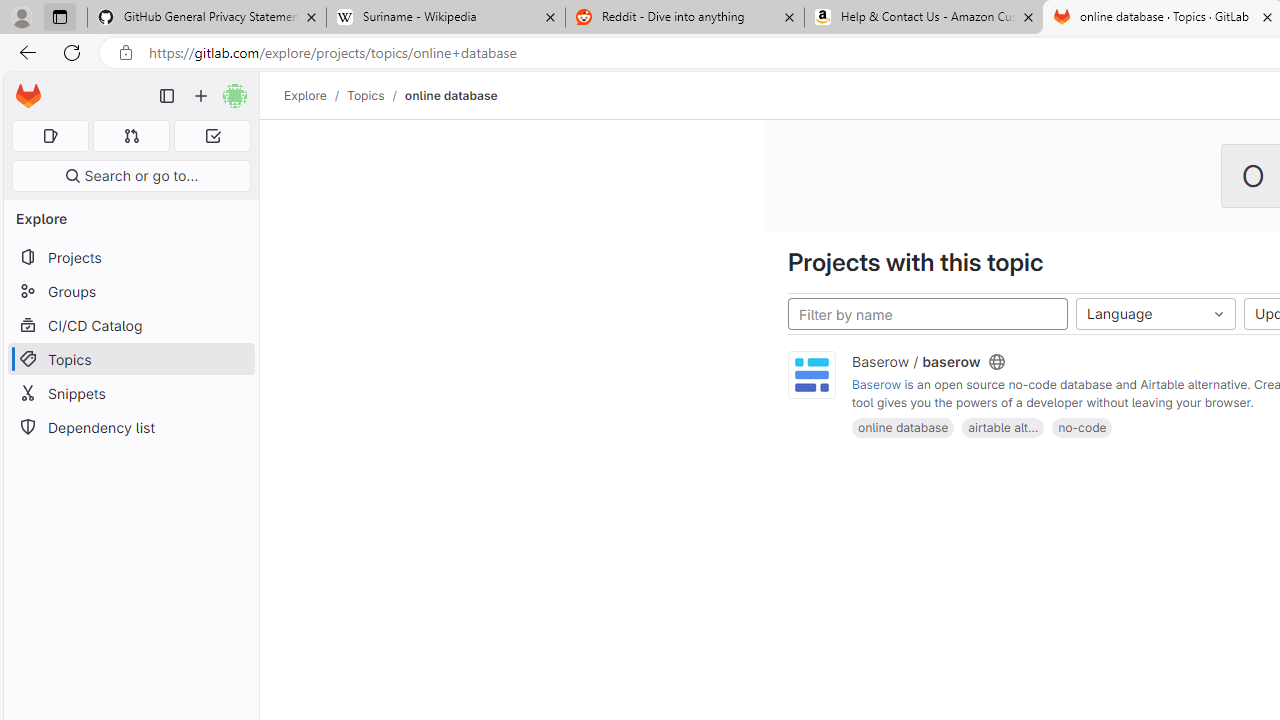 The width and height of the screenshot is (1280, 720). Describe the element at coordinates (212, 135) in the screenshot. I see `'To-Do list 0'` at that location.